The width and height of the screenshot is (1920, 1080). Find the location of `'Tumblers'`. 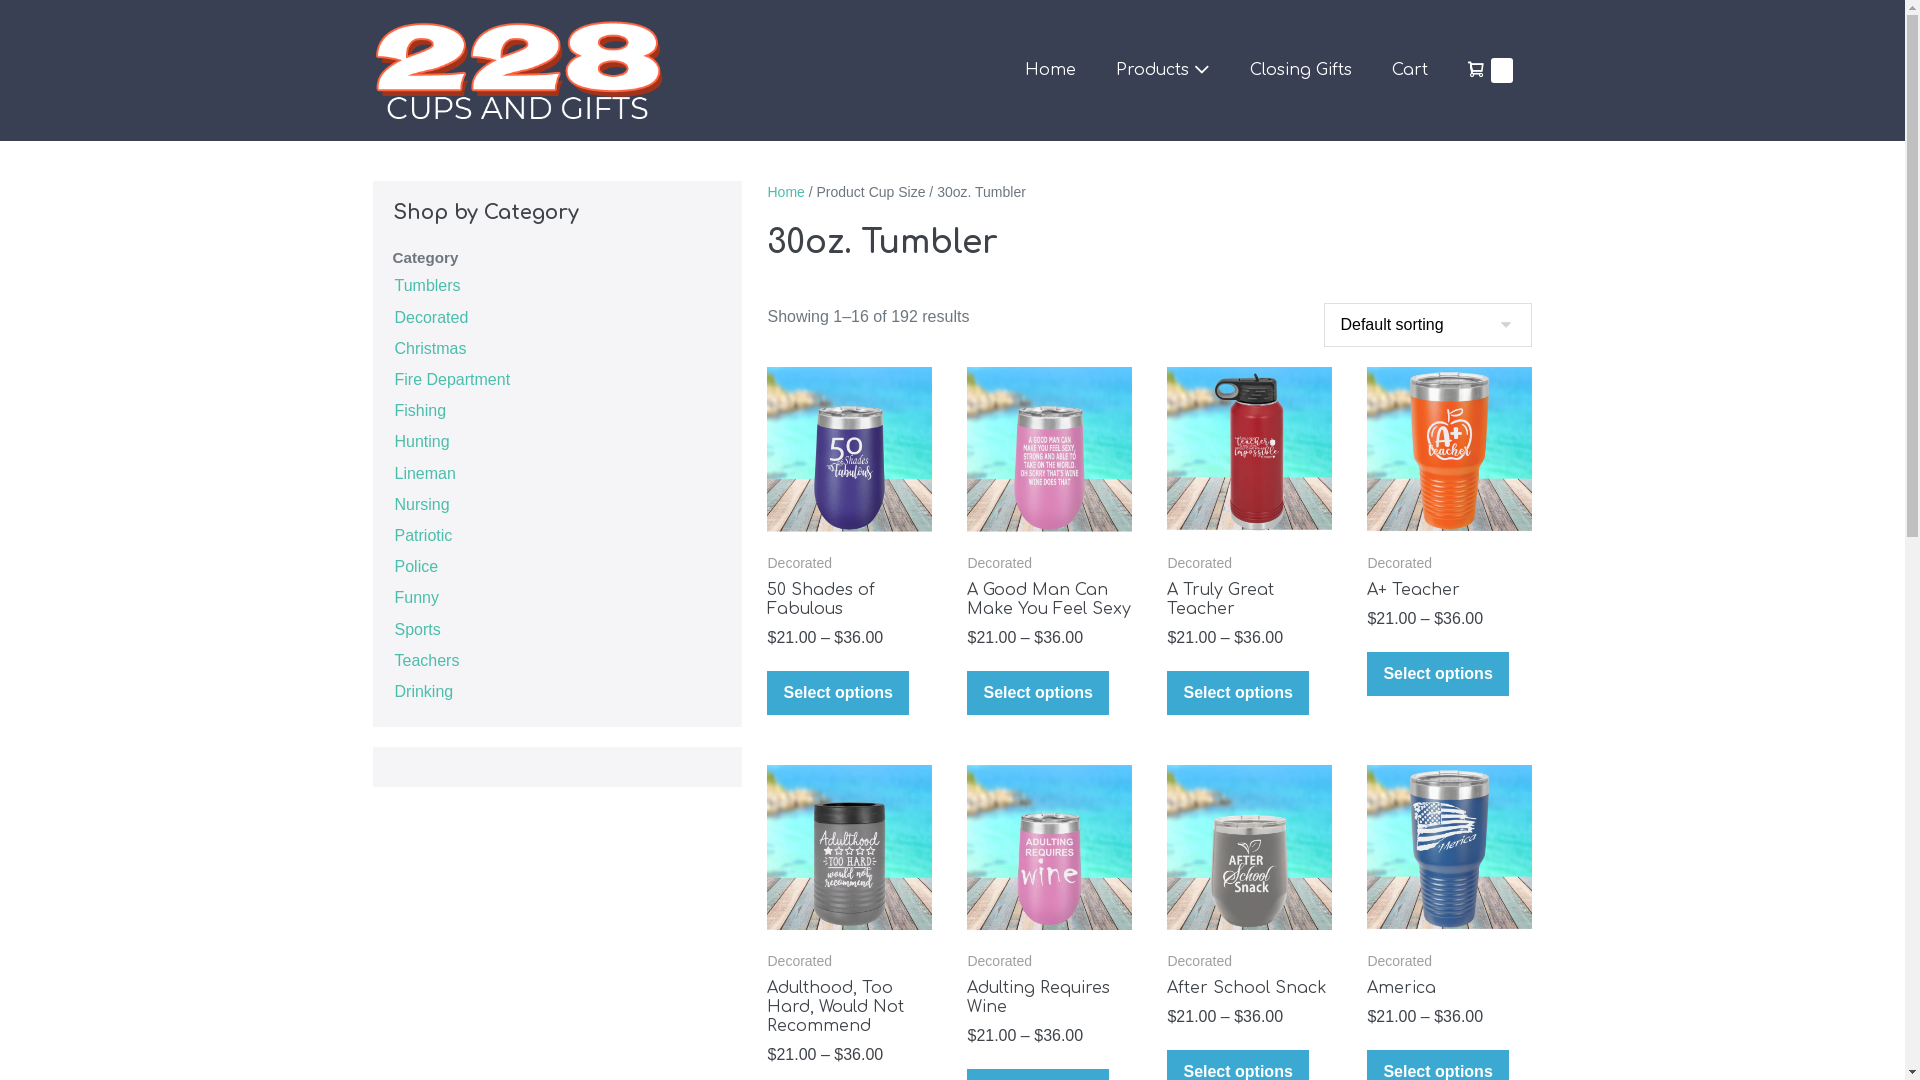

'Tumblers' is located at coordinates (426, 284).